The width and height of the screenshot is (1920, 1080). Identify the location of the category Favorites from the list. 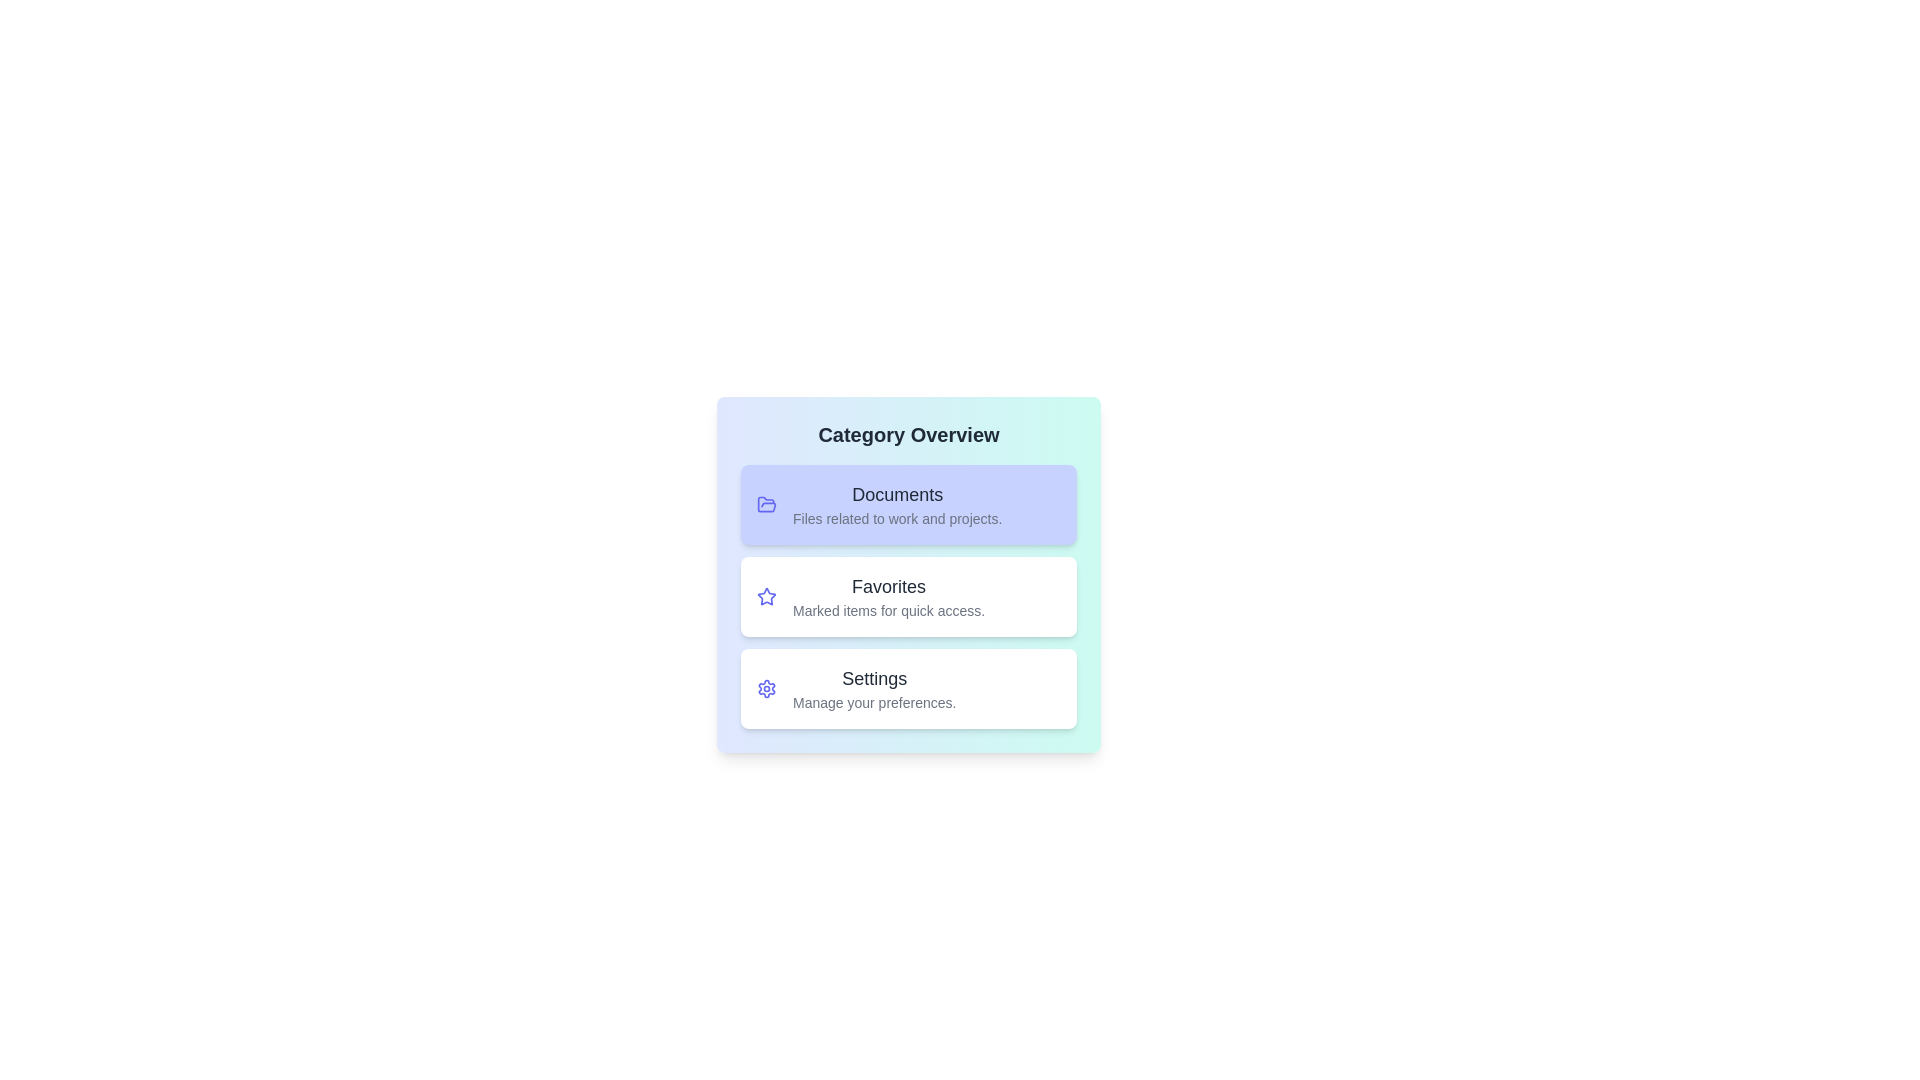
(907, 596).